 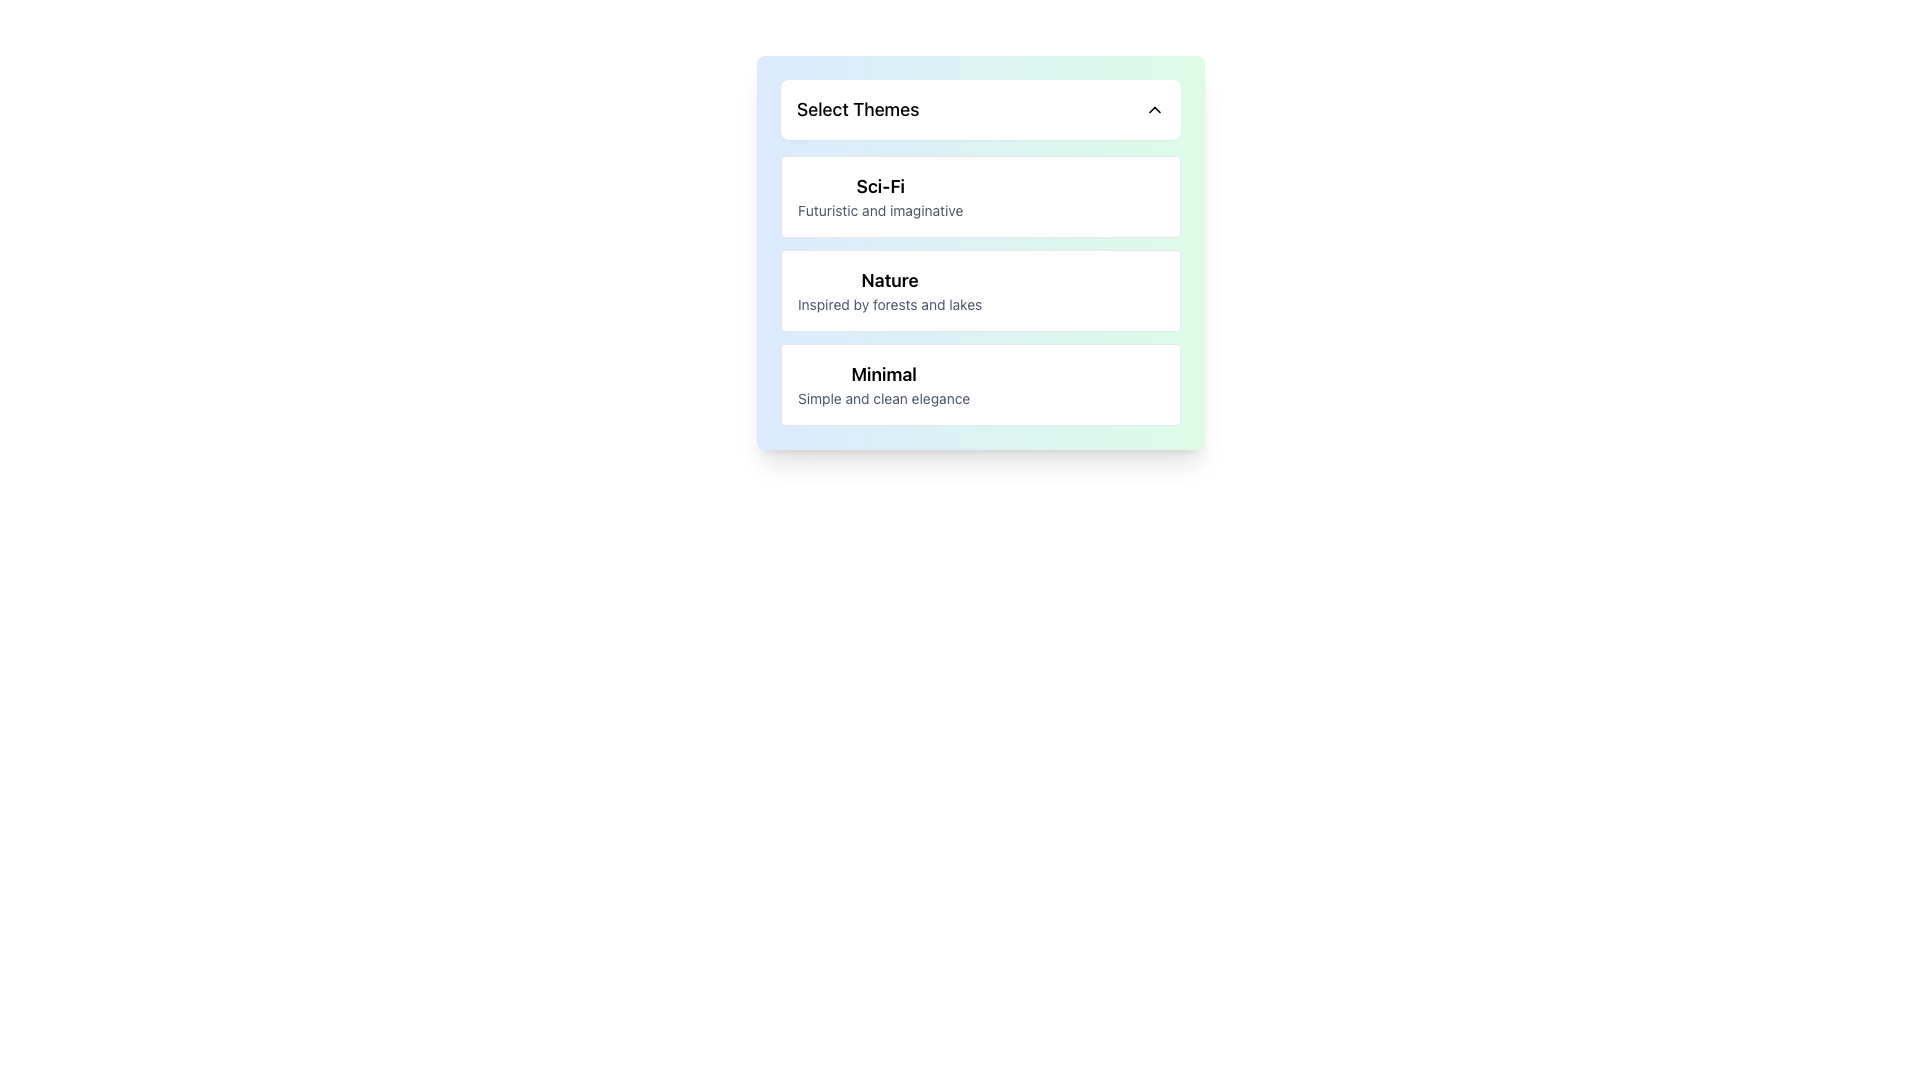 I want to click on the Text Label that serves as a category header for the selectable theme option, positioned at the top of the dropdown list above the secondary descriptive text 'Futuristic and imaginative', so click(x=880, y=186).